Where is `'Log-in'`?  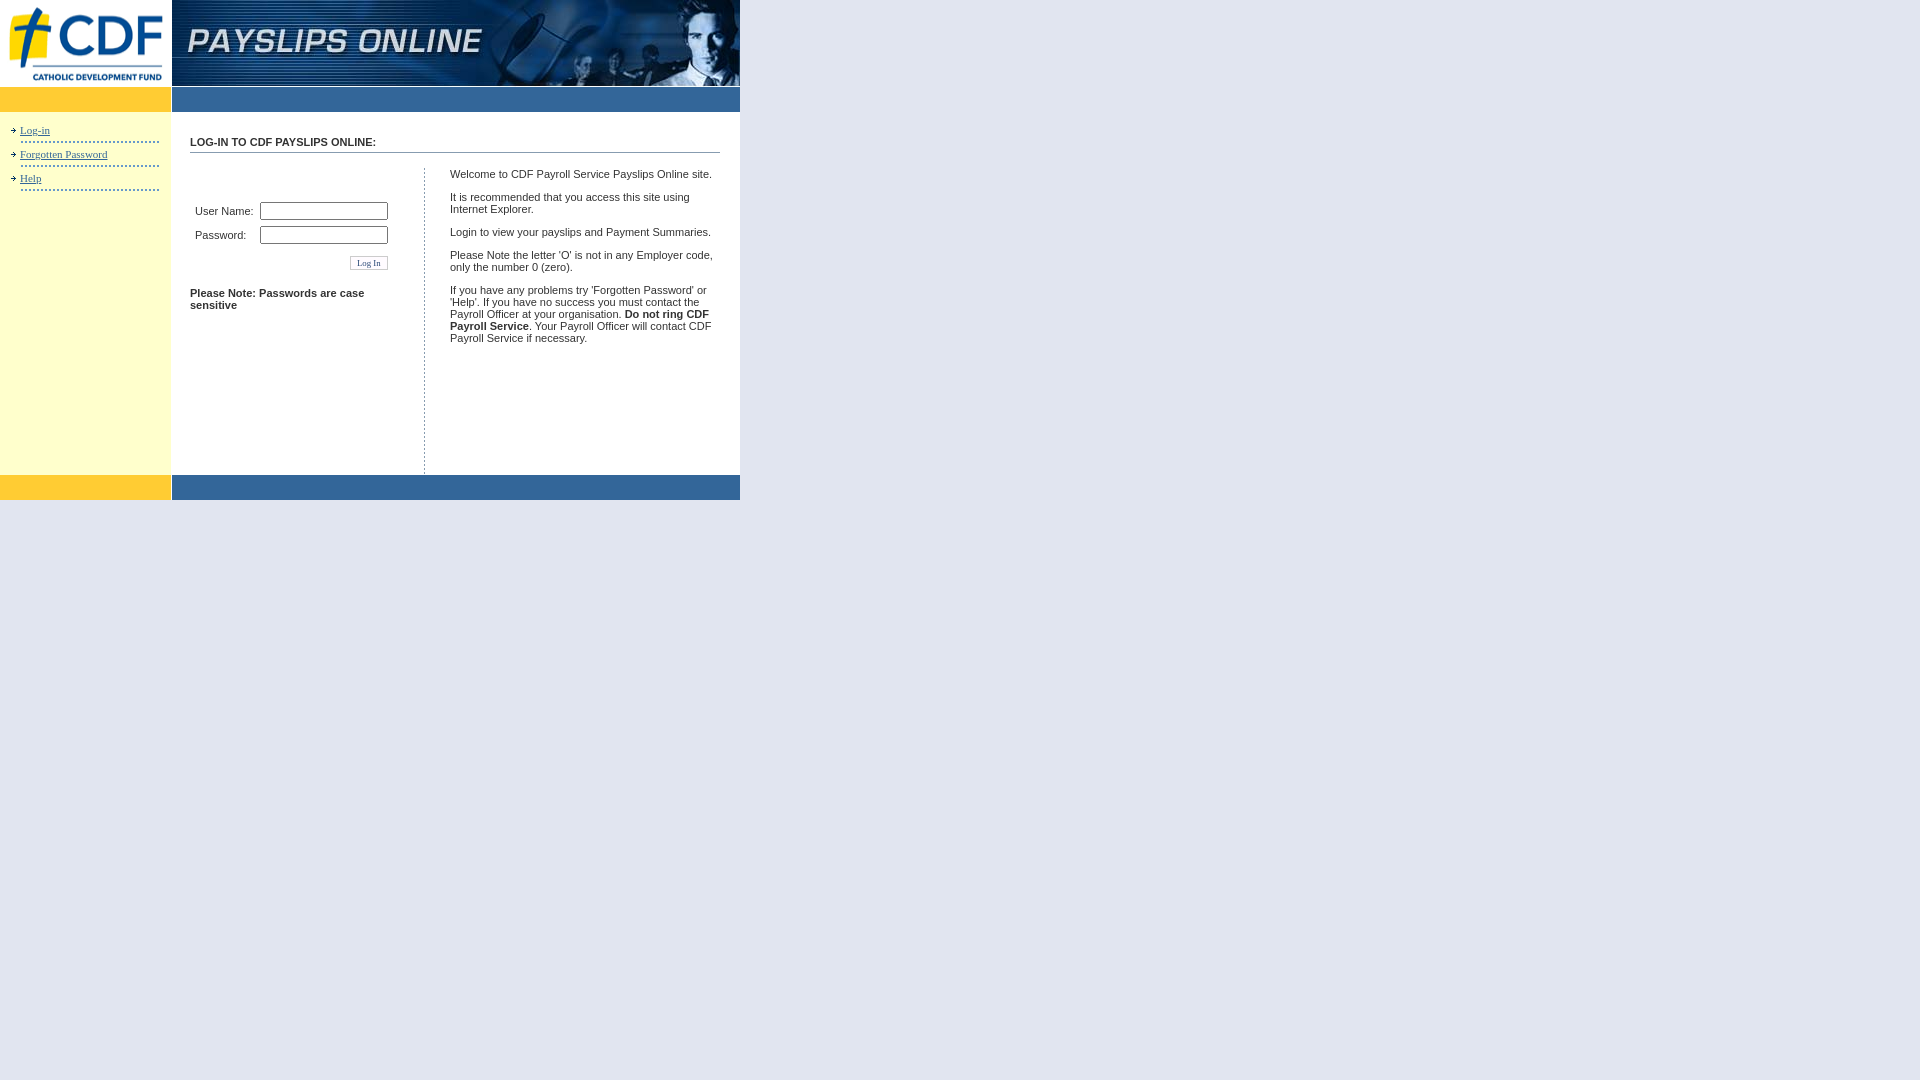
'Log-in' is located at coordinates (34, 130).